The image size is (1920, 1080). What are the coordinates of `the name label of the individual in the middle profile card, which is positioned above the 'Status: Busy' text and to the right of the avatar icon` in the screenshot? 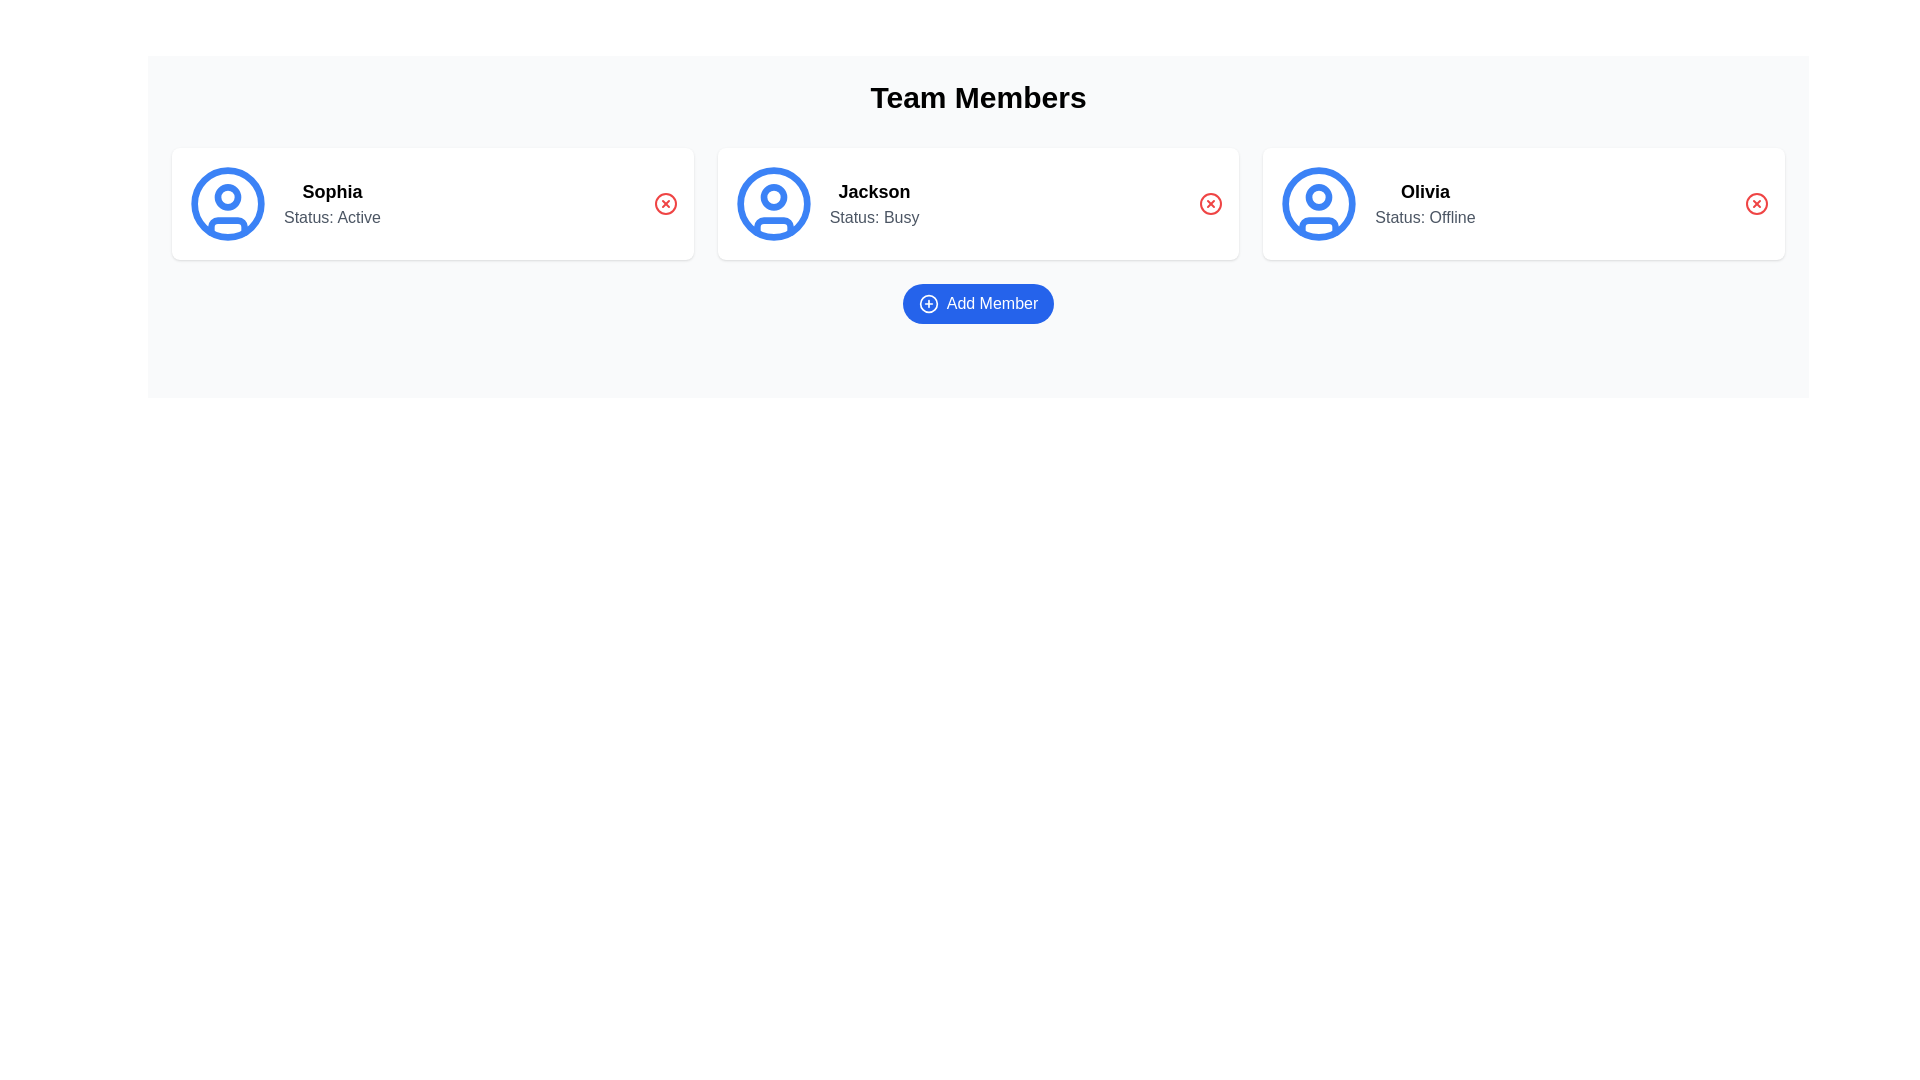 It's located at (874, 192).